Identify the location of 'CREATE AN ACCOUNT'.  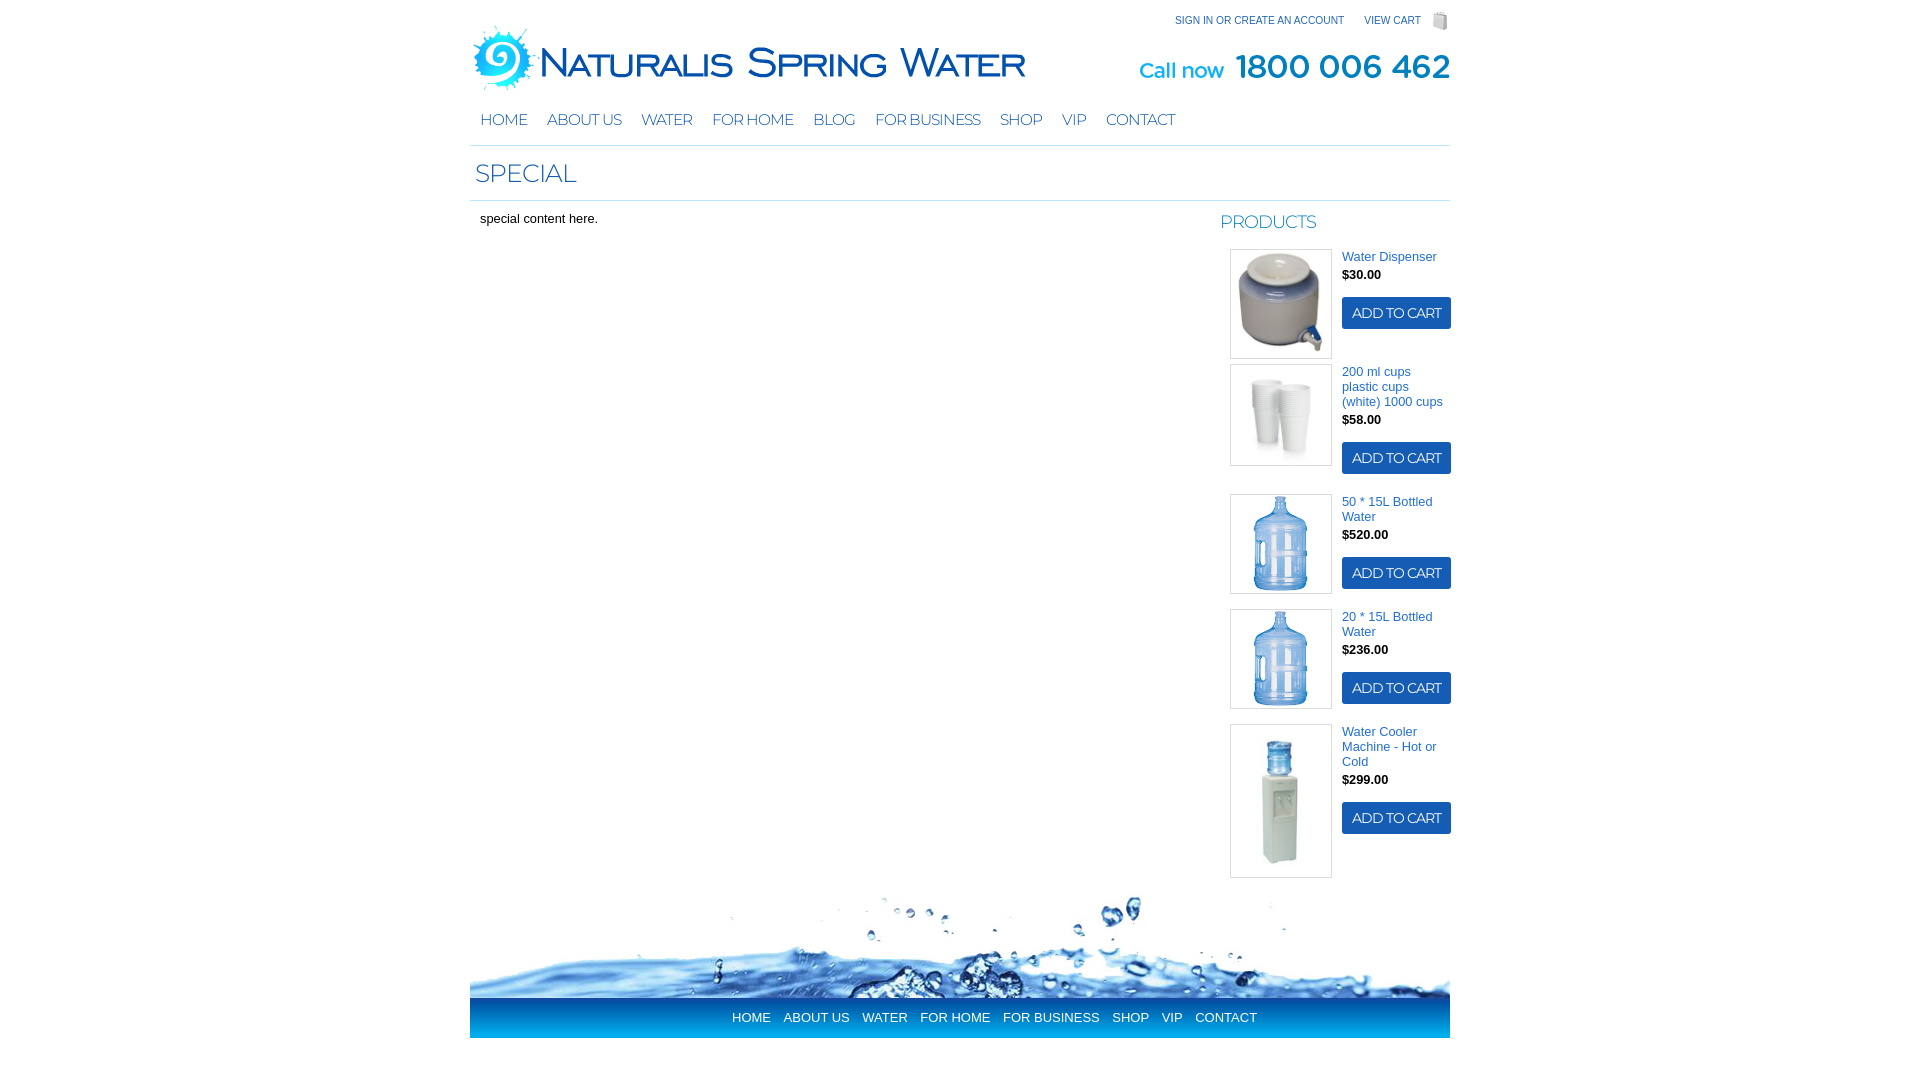
(1232, 20).